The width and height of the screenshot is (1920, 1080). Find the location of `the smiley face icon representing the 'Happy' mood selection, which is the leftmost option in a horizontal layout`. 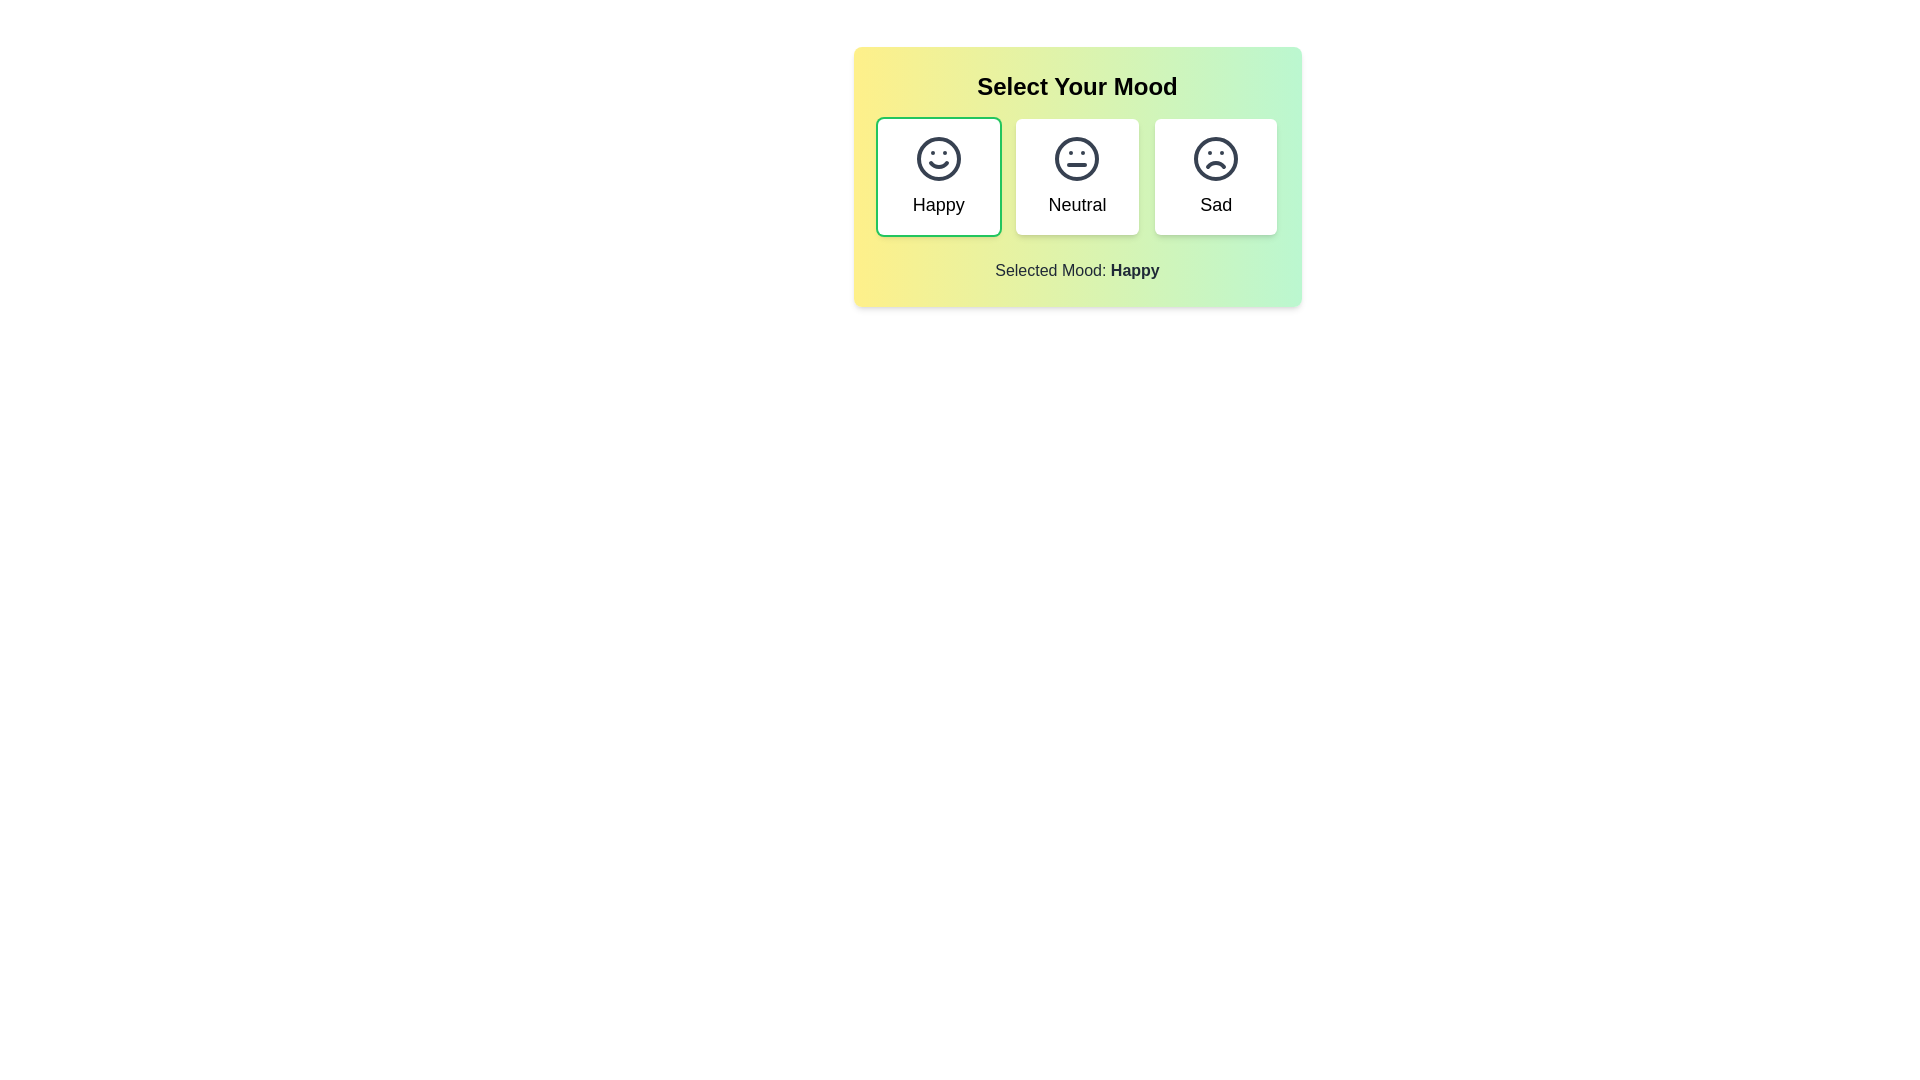

the smiley face icon representing the 'Happy' mood selection, which is the leftmost option in a horizontal layout is located at coordinates (937, 157).